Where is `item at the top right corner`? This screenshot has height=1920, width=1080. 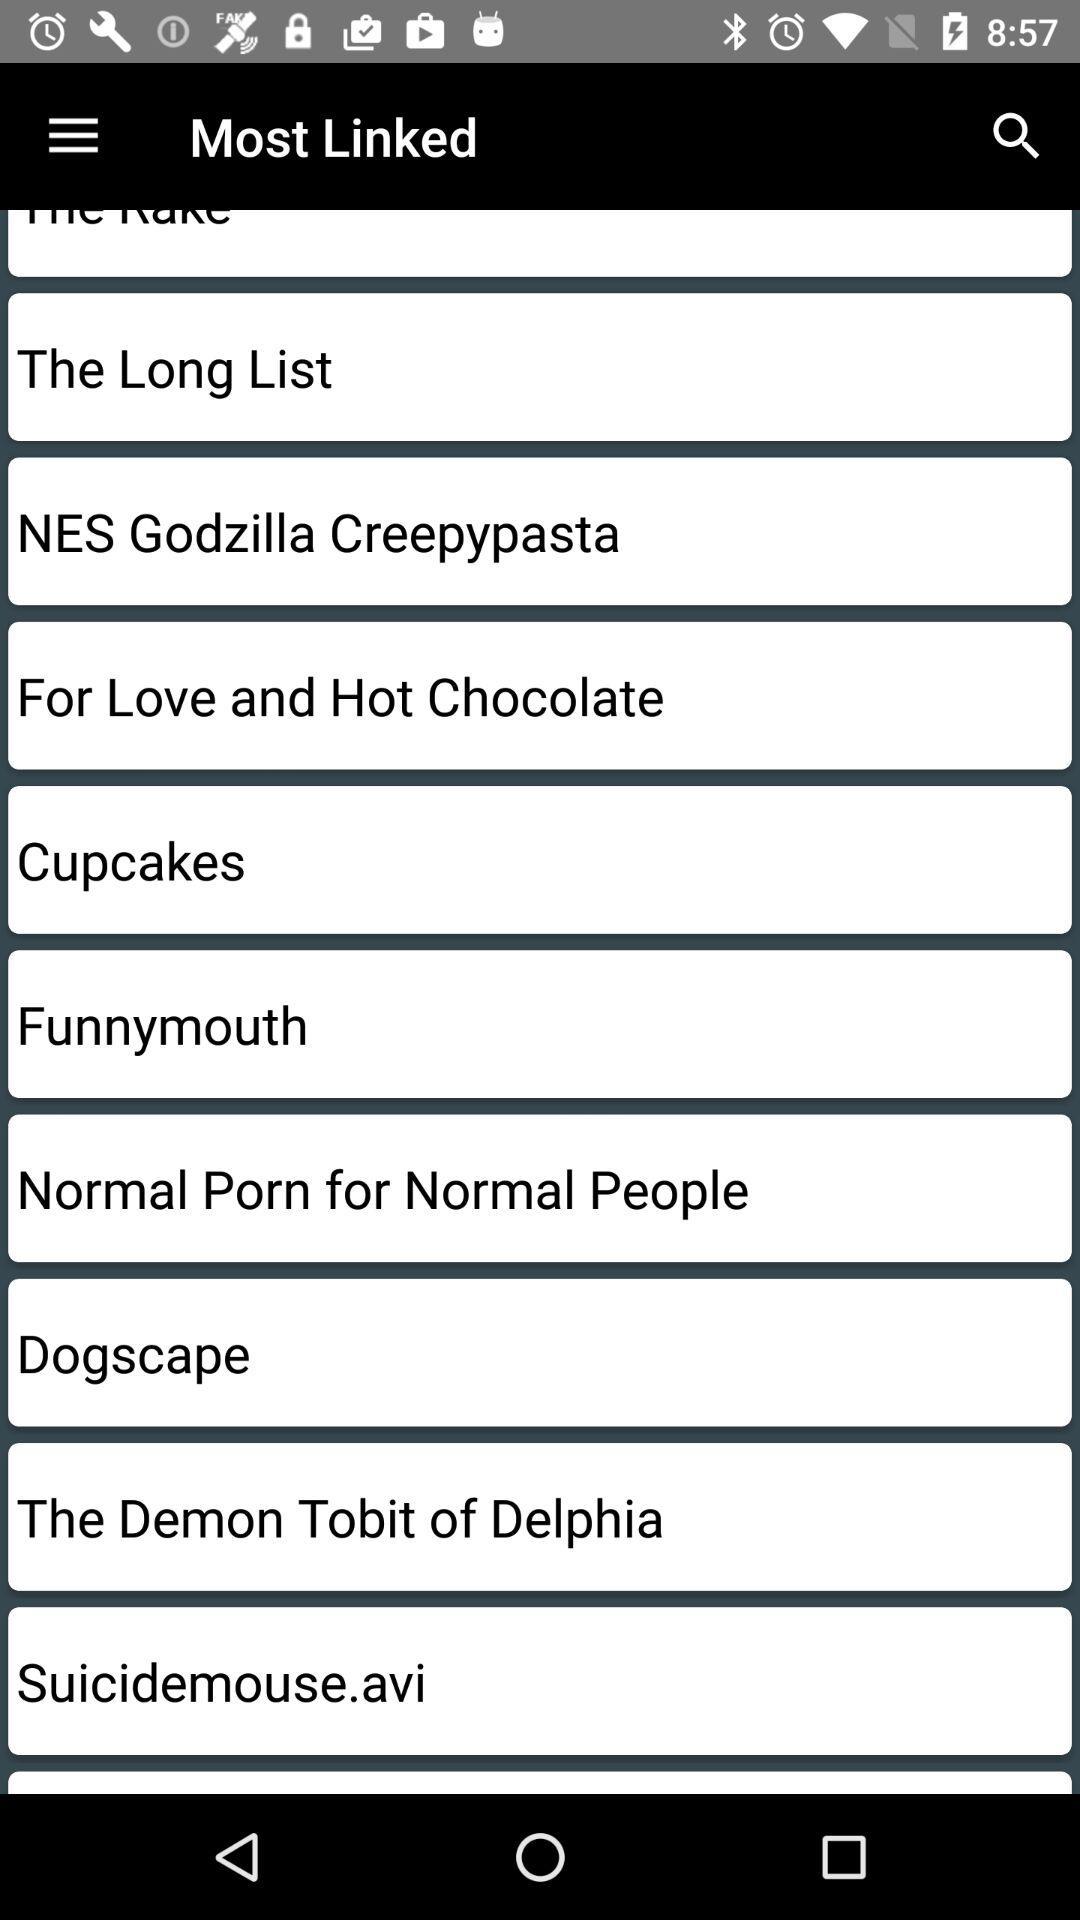
item at the top right corner is located at coordinates (1017, 135).